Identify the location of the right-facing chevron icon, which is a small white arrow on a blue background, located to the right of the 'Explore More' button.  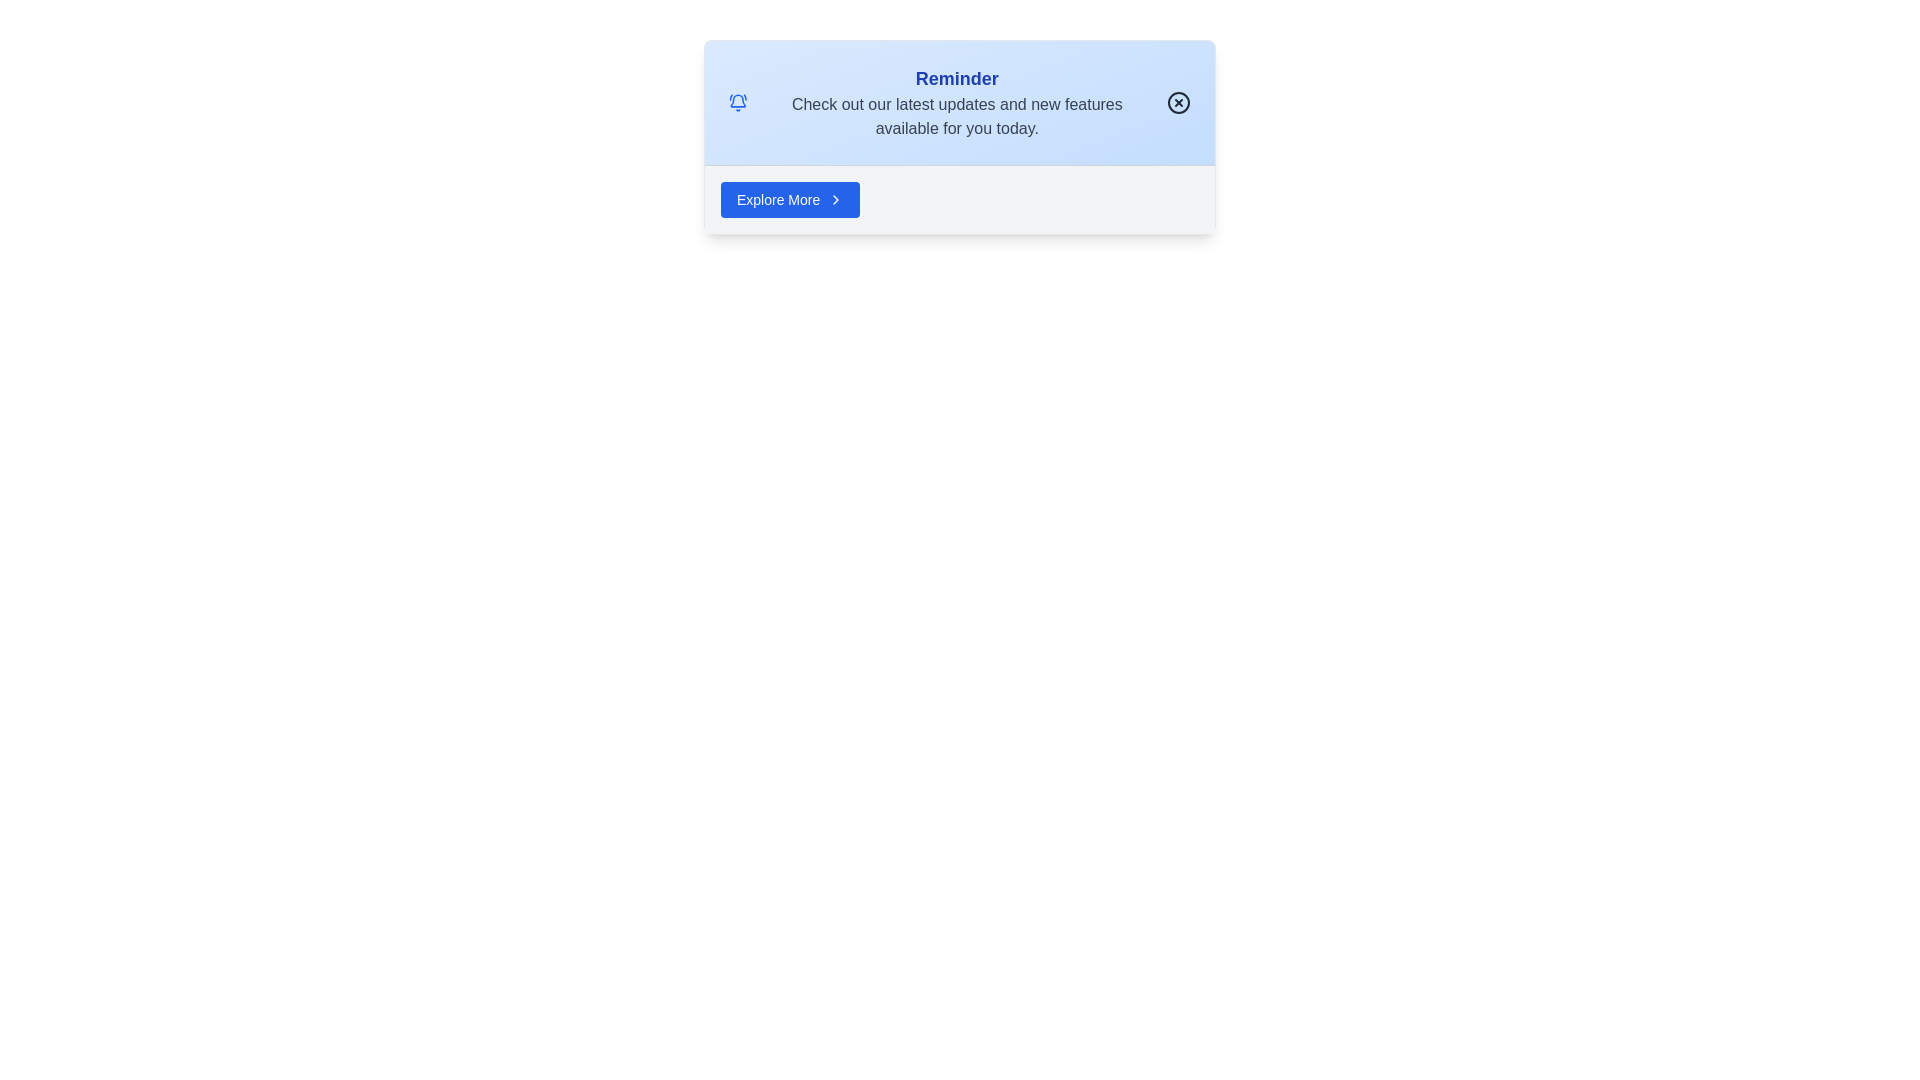
(836, 200).